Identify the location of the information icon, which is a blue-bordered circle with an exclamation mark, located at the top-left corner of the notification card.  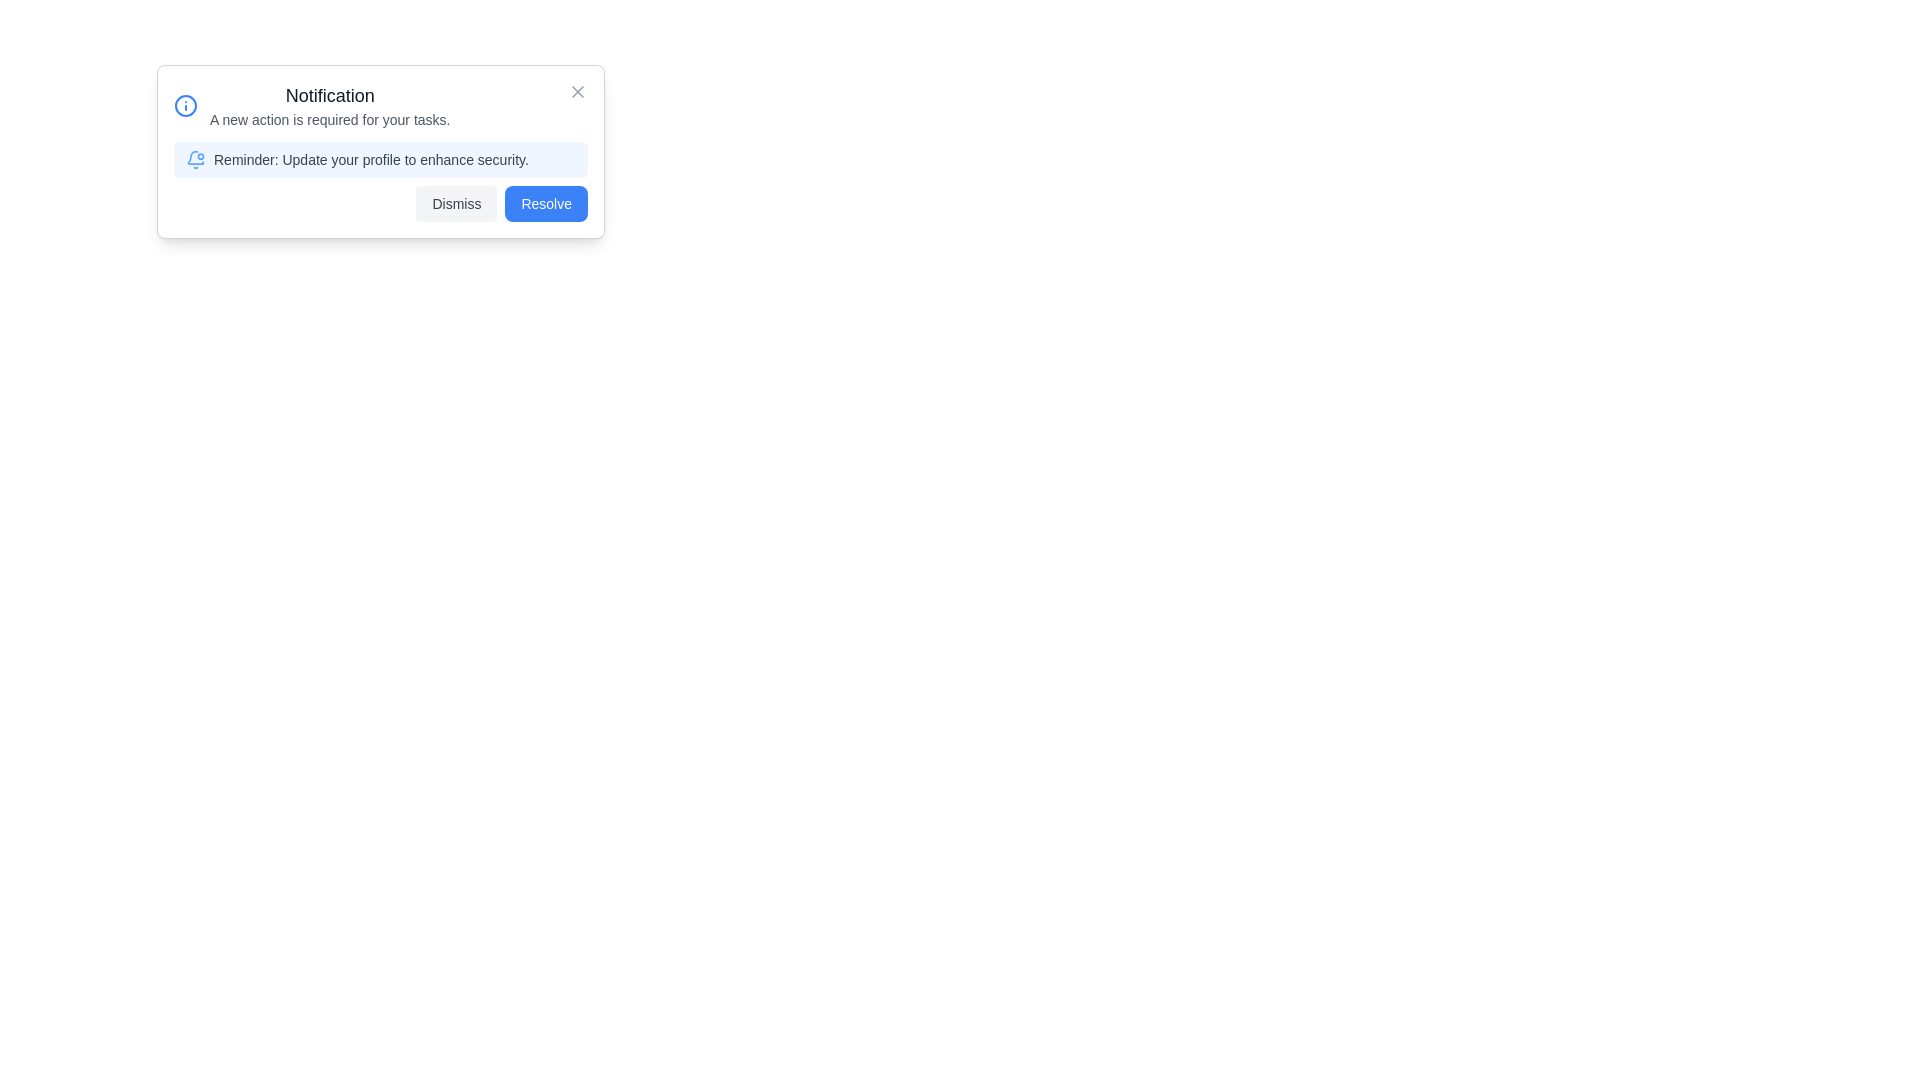
(186, 105).